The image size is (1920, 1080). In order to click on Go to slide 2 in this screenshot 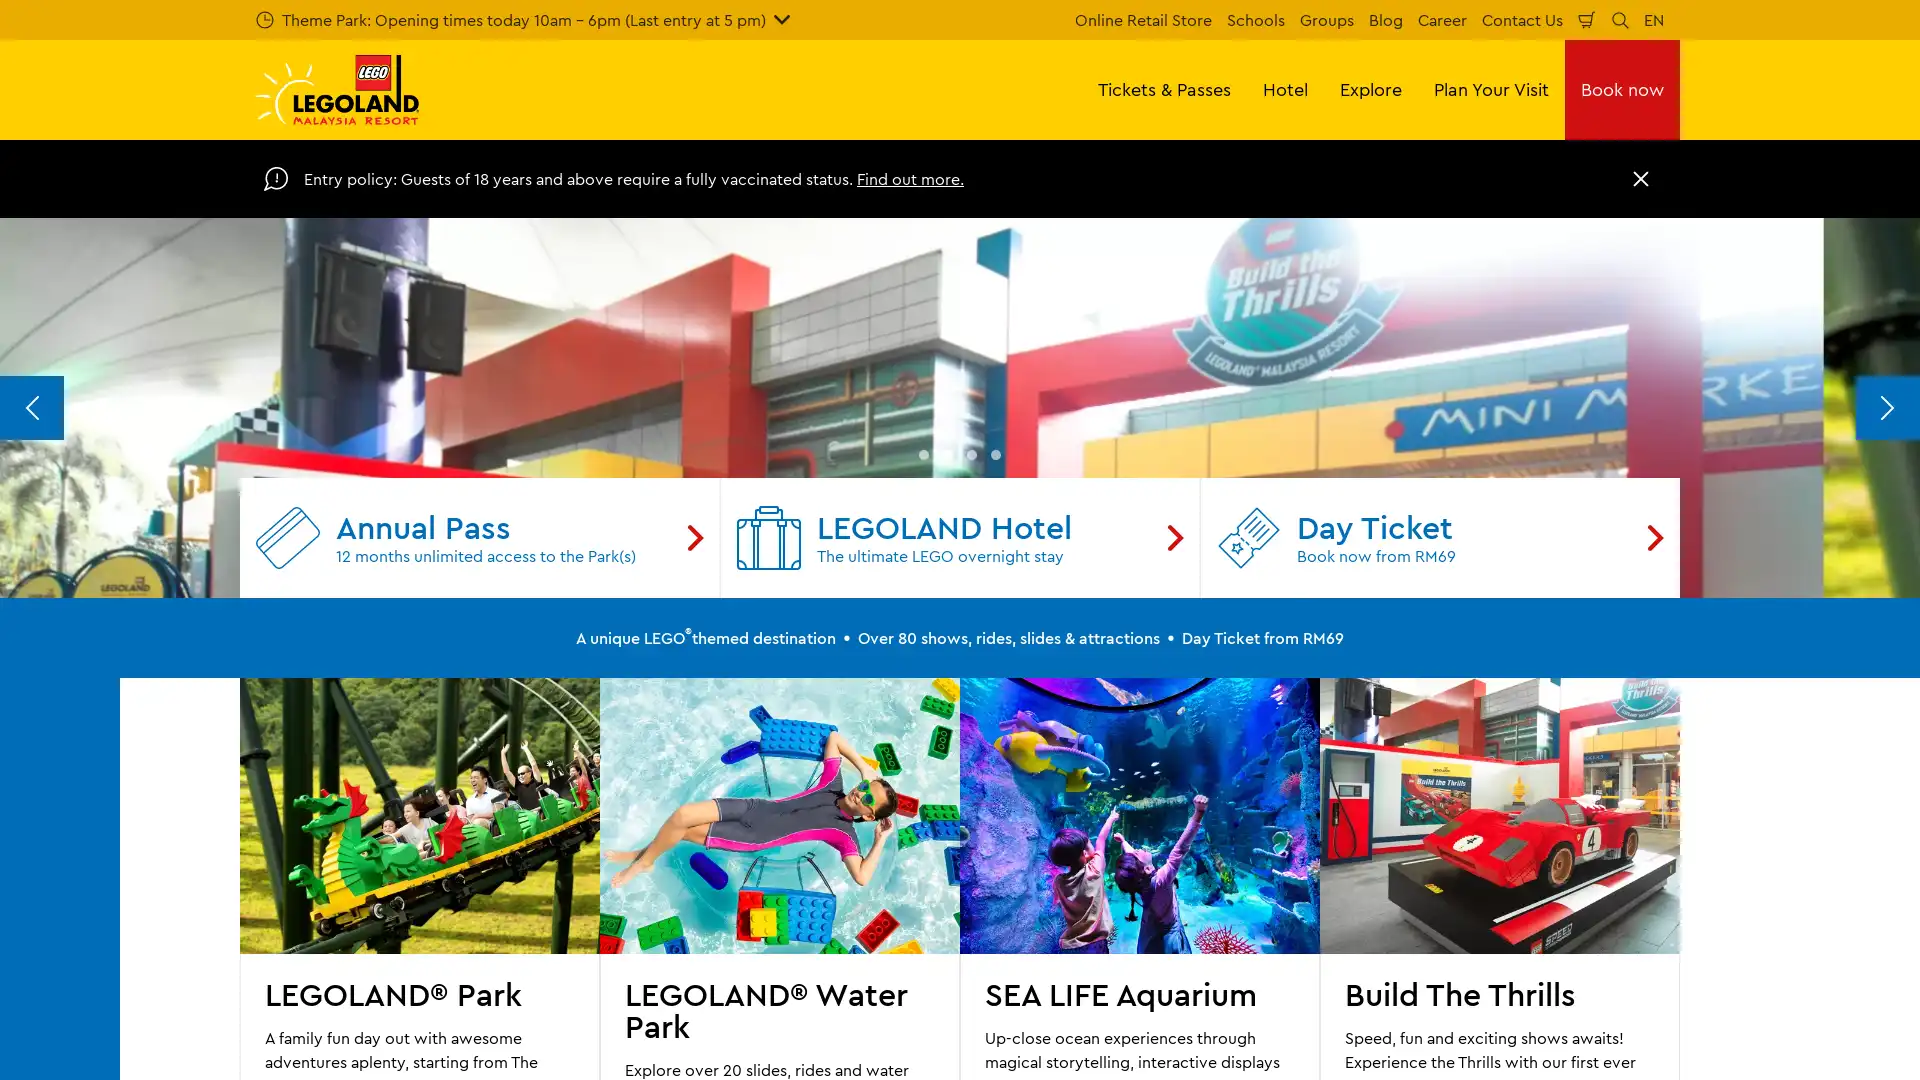, I will do `click(947, 852)`.